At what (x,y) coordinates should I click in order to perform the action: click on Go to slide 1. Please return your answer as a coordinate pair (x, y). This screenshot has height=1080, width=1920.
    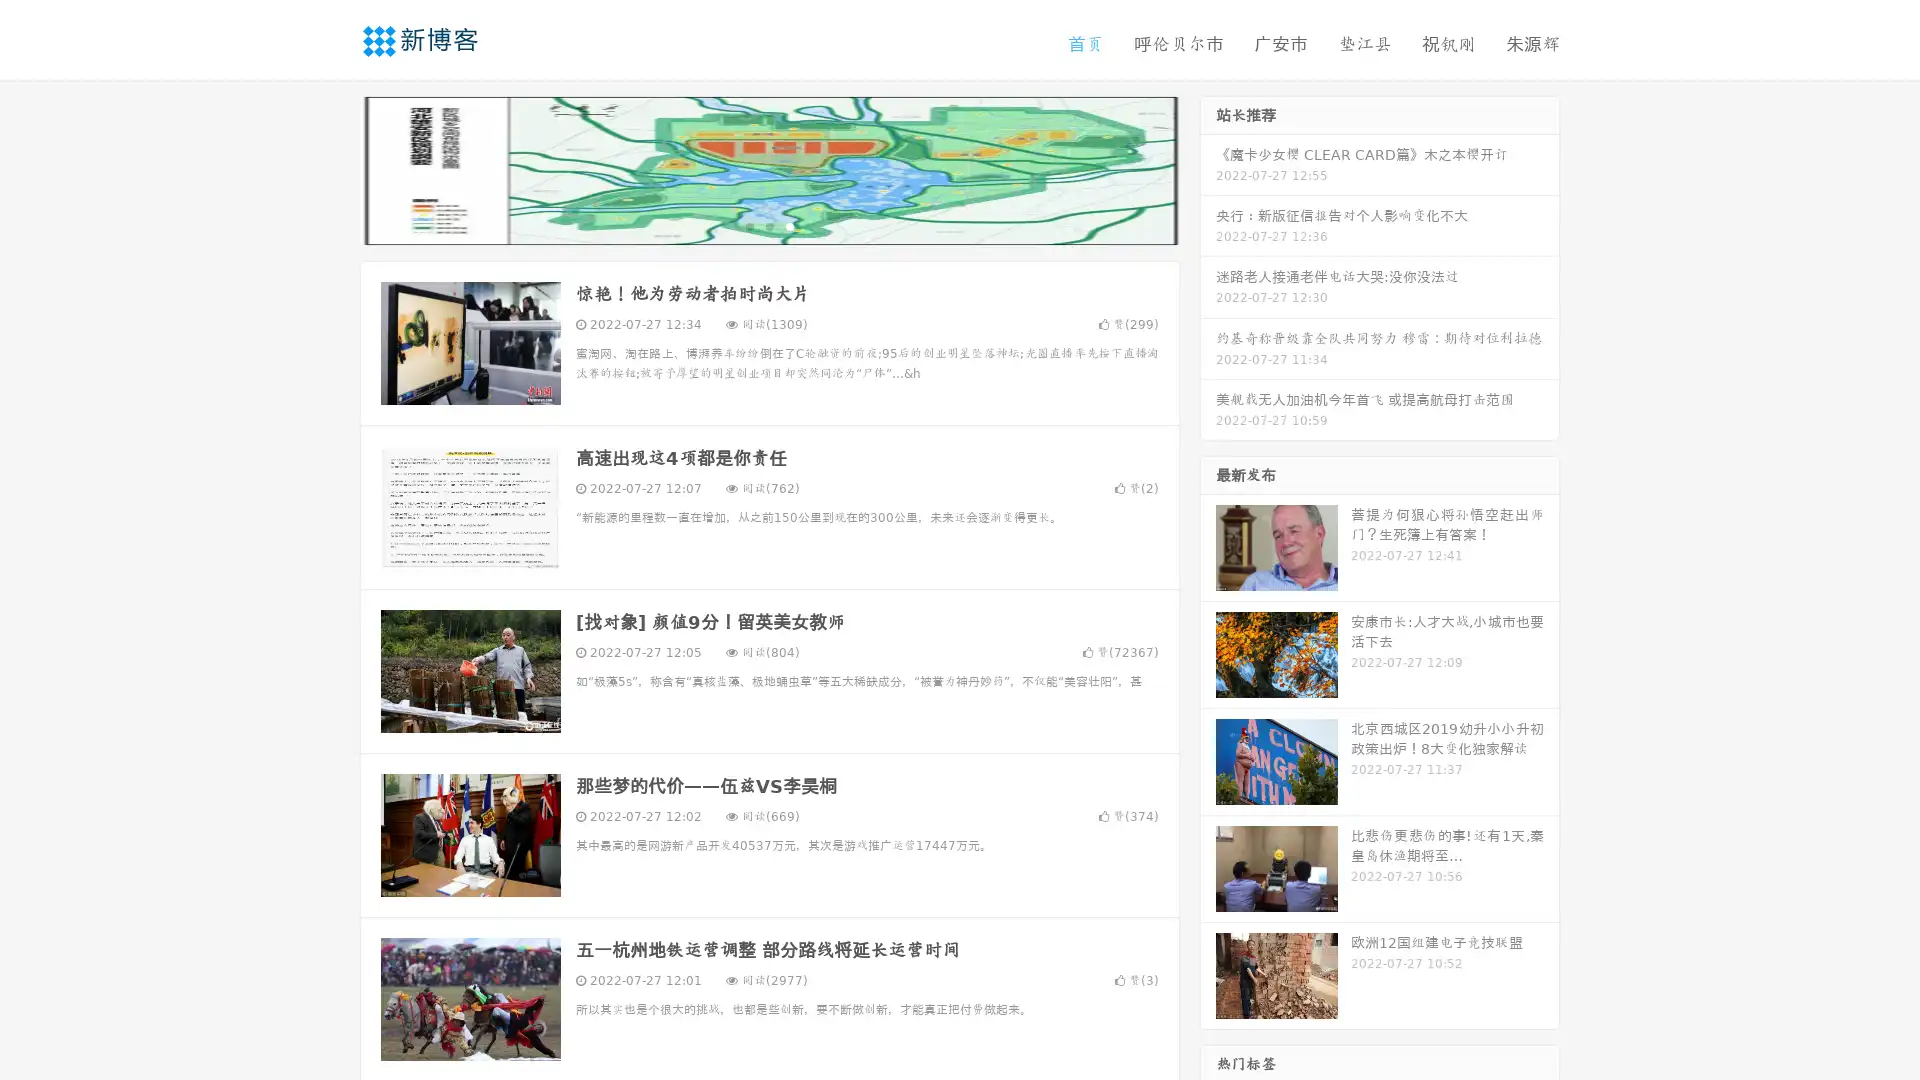
    Looking at the image, I should click on (748, 225).